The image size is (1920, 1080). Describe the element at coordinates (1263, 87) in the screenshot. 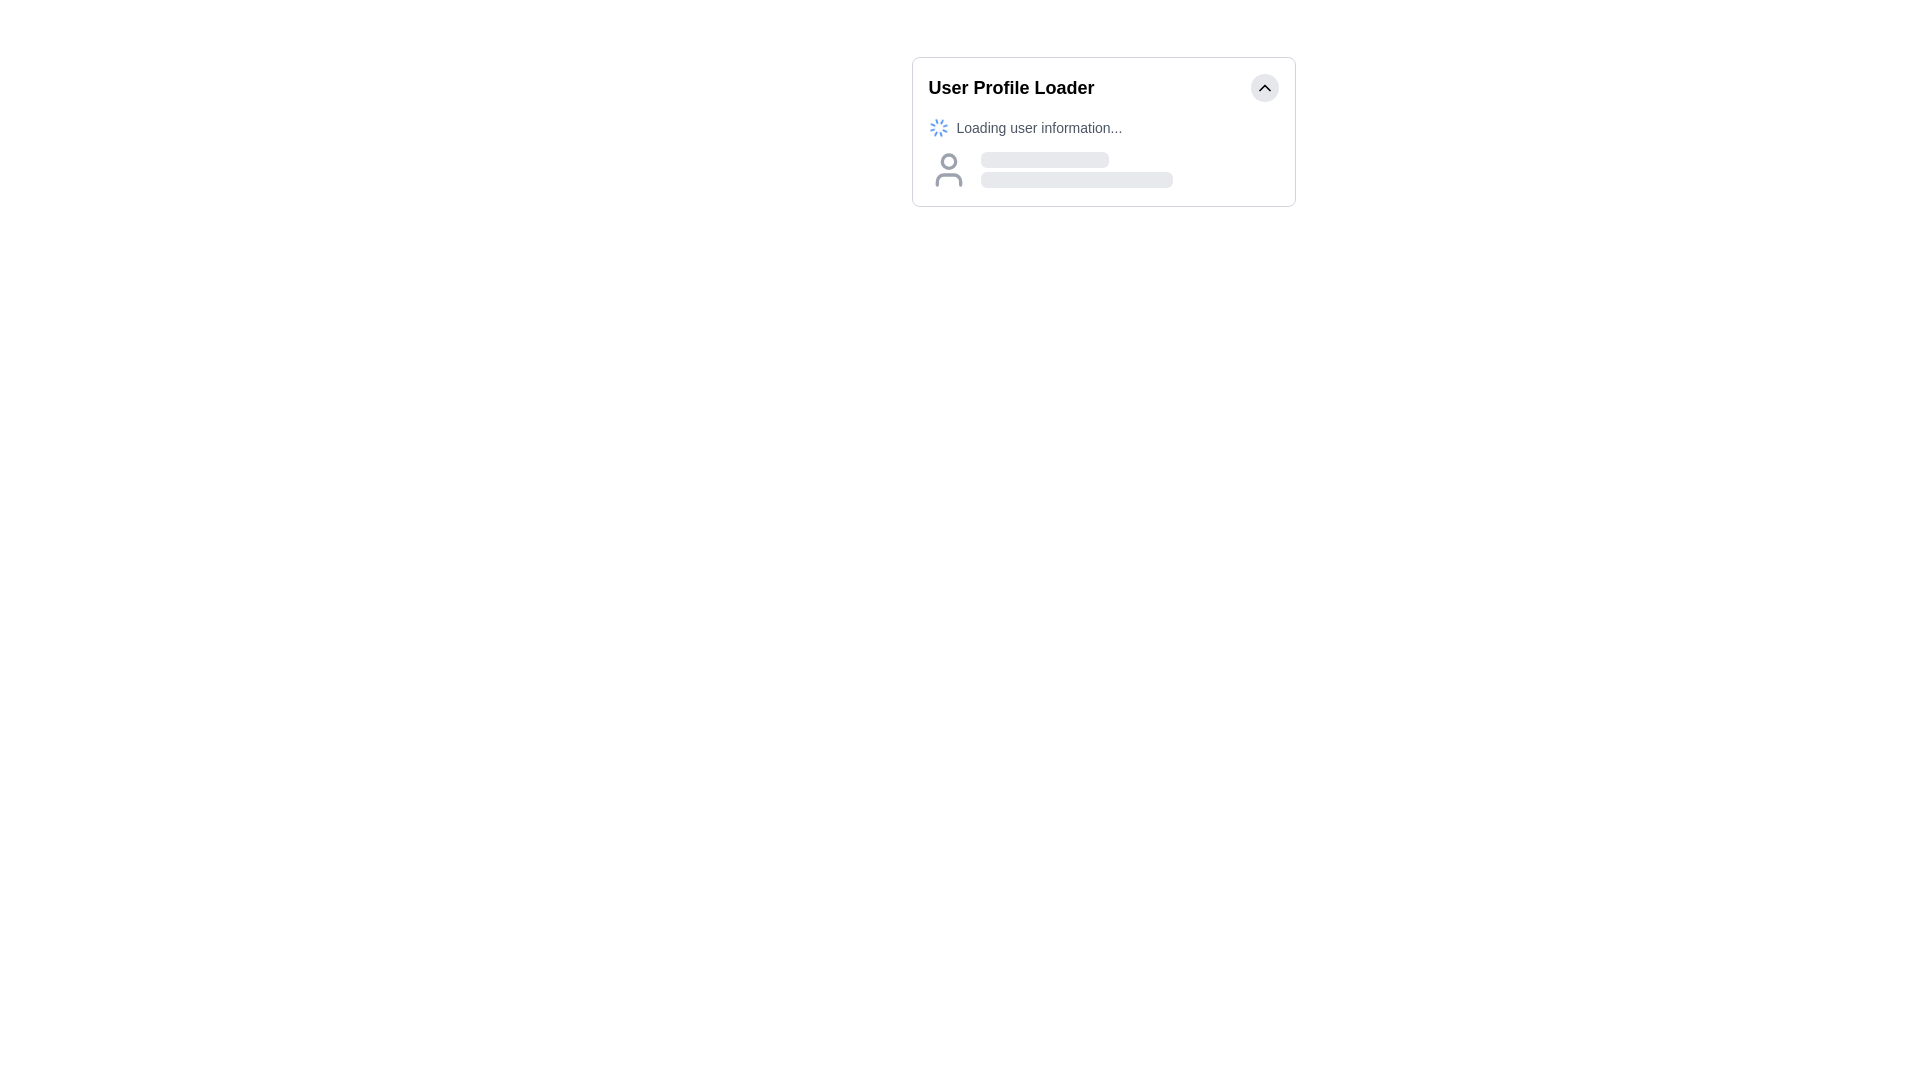

I see `the circular button with a light gray background and an upward-pointing chevron icon located at the top-right corner of the 'User Profile Loader' card` at that location.